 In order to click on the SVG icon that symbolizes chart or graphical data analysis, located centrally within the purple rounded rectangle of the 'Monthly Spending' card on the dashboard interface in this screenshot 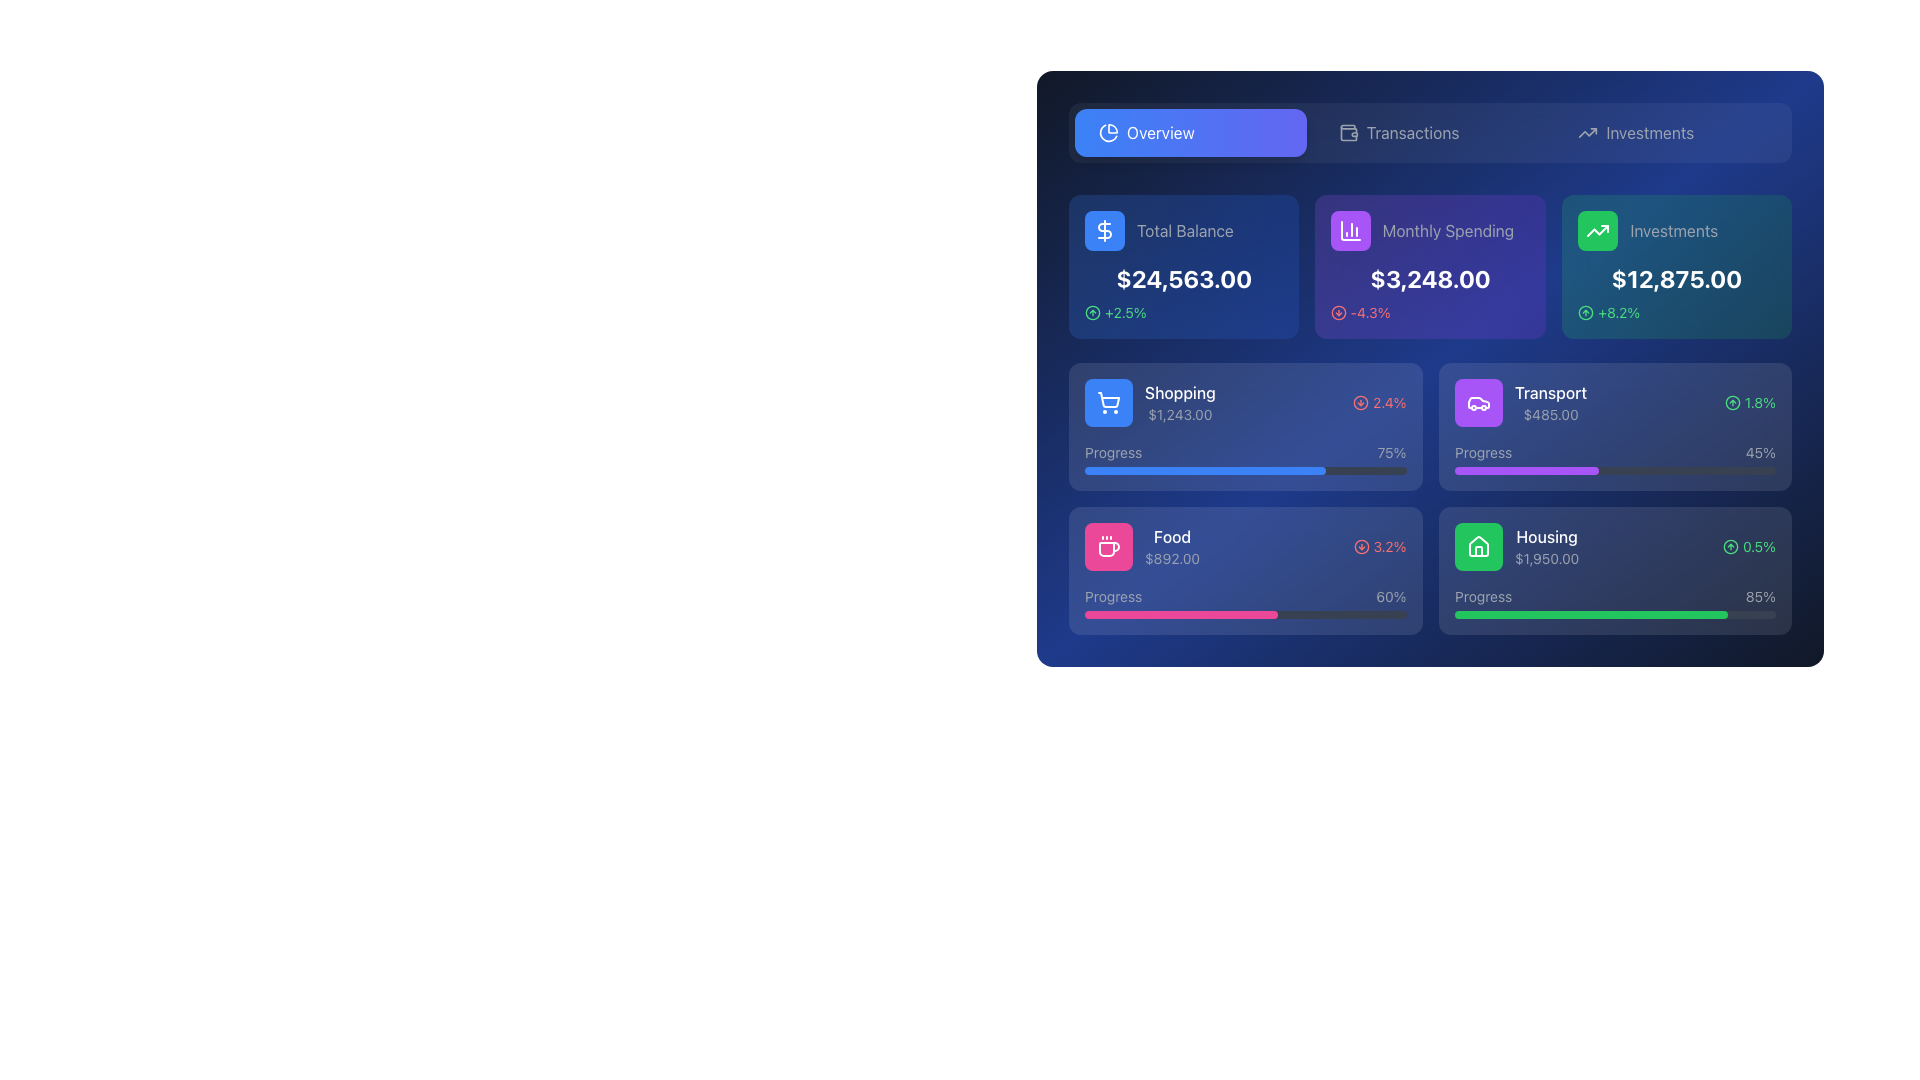, I will do `click(1351, 230)`.